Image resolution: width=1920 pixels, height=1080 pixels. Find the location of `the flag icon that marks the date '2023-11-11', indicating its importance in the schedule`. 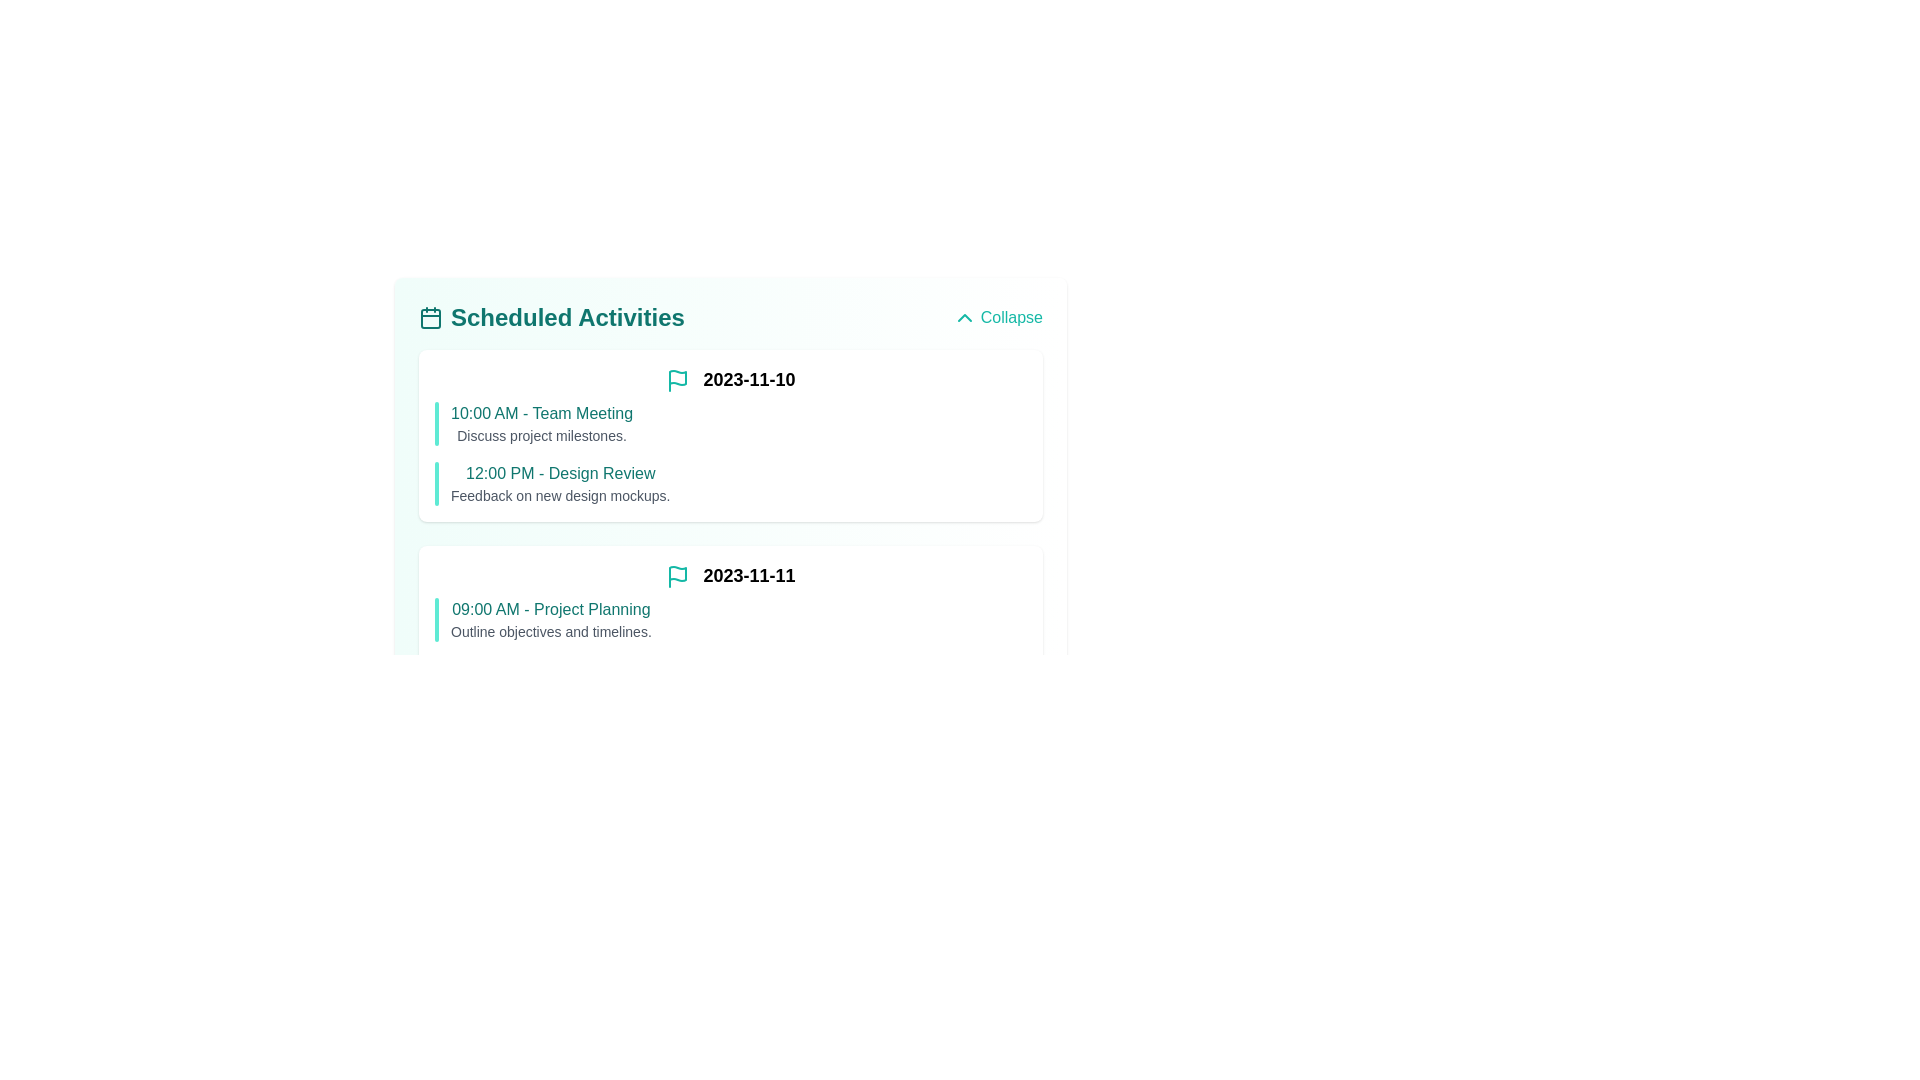

the flag icon that marks the date '2023-11-11', indicating its importance in the schedule is located at coordinates (678, 577).